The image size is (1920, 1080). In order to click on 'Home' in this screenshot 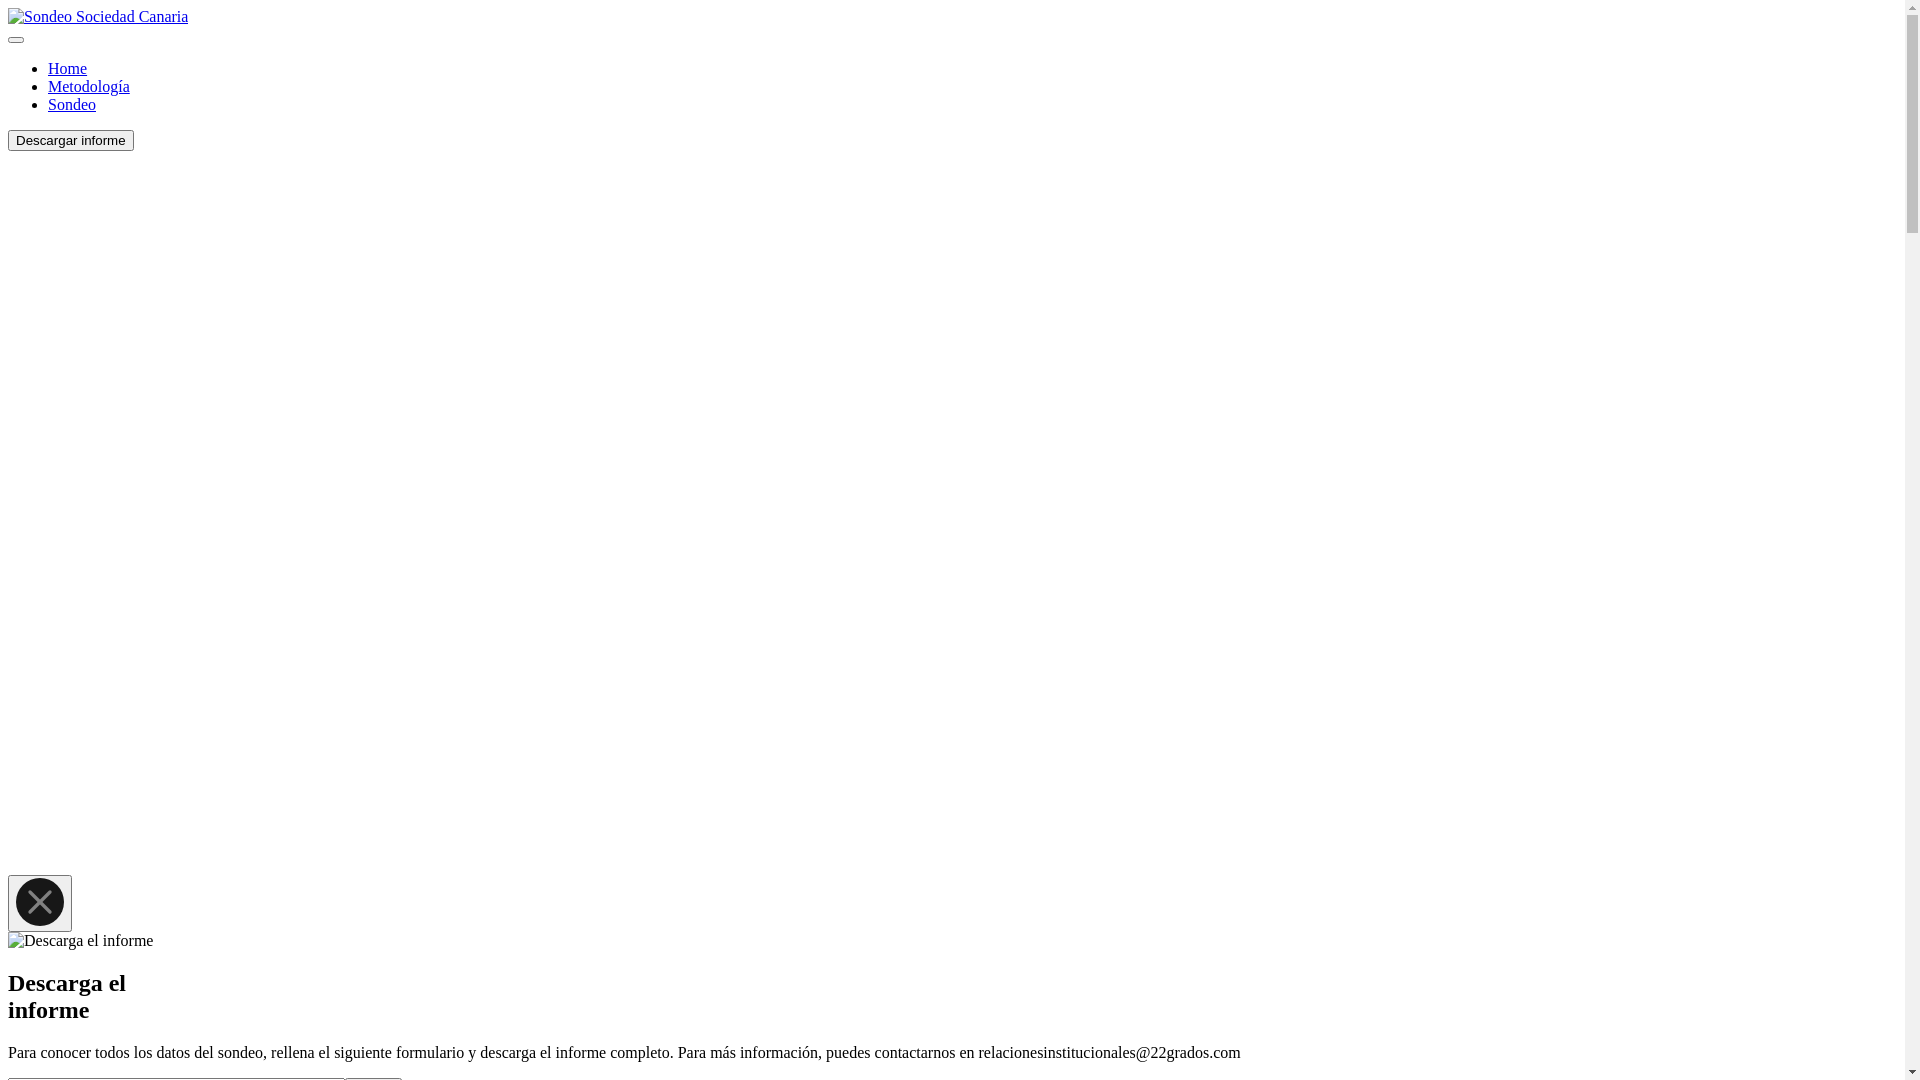, I will do `click(67, 67)`.